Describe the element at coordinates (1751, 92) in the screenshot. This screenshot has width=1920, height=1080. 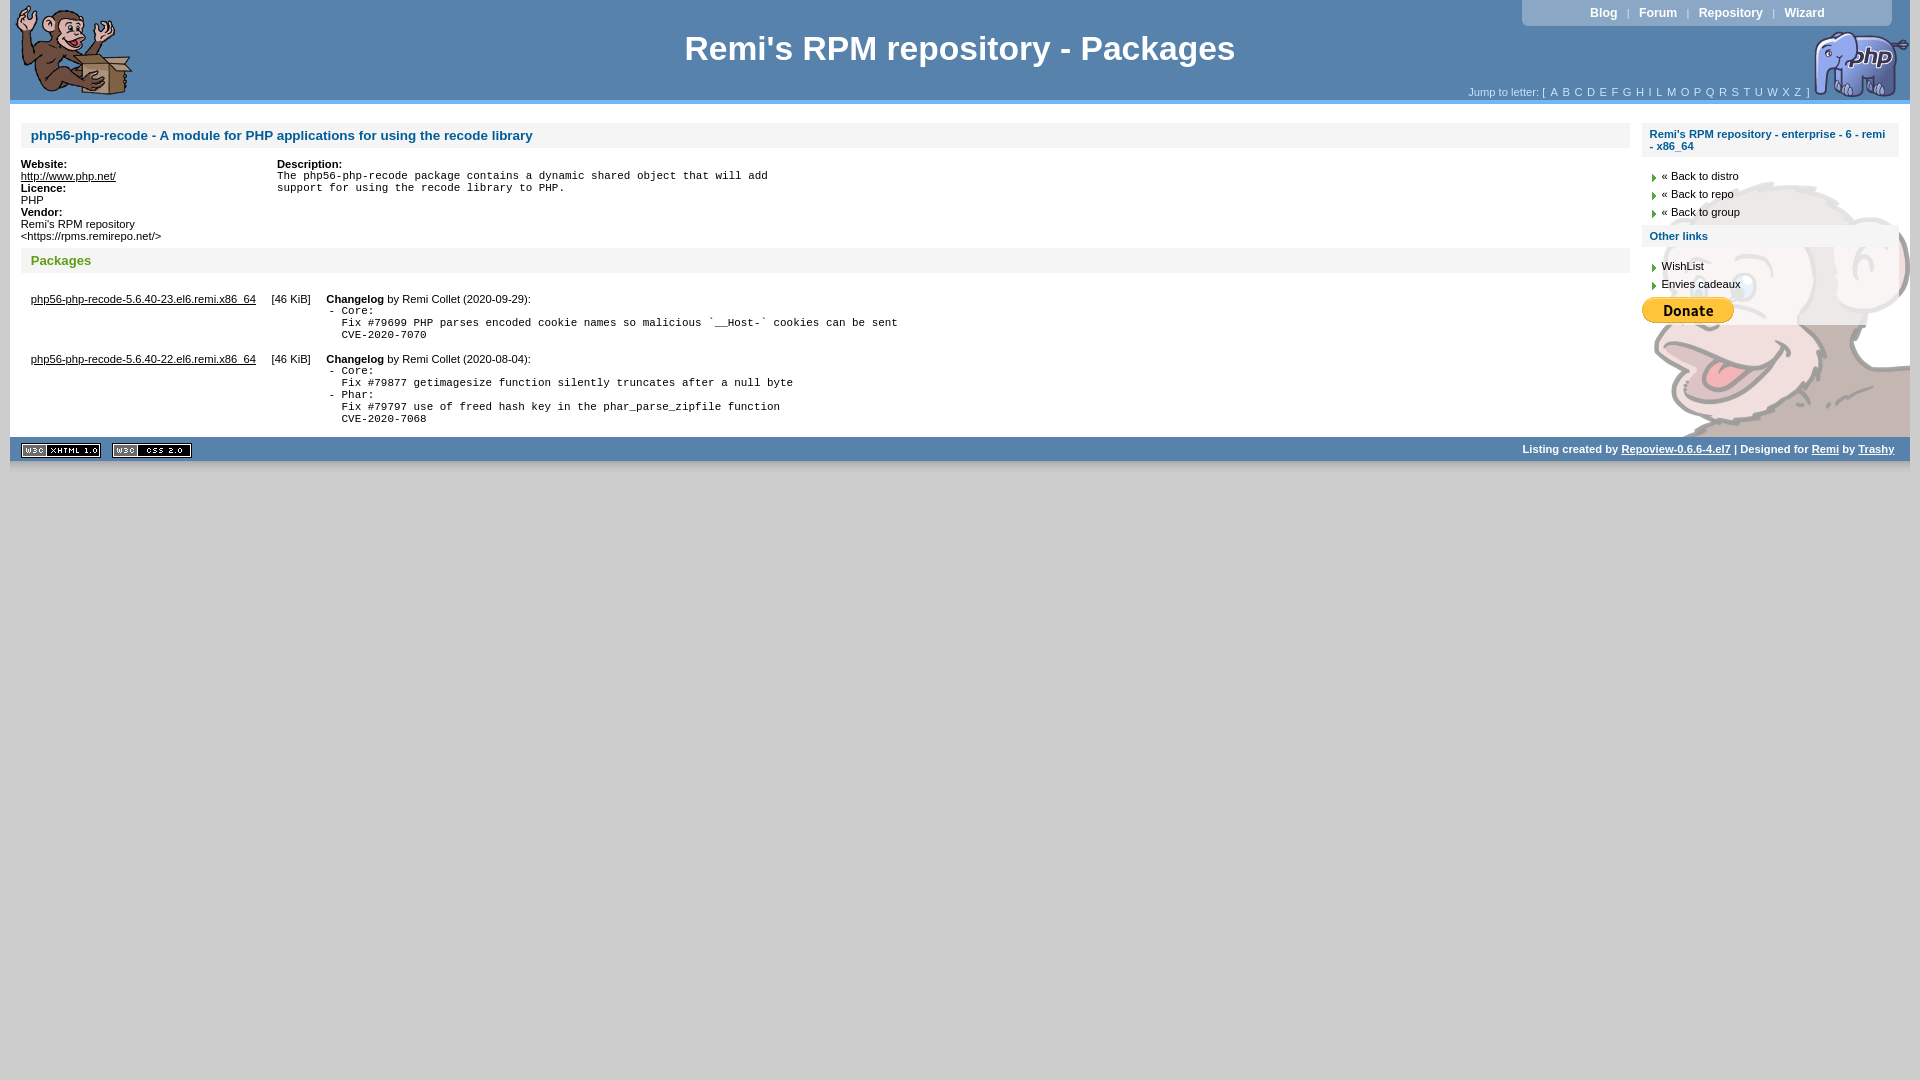
I see `'U'` at that location.